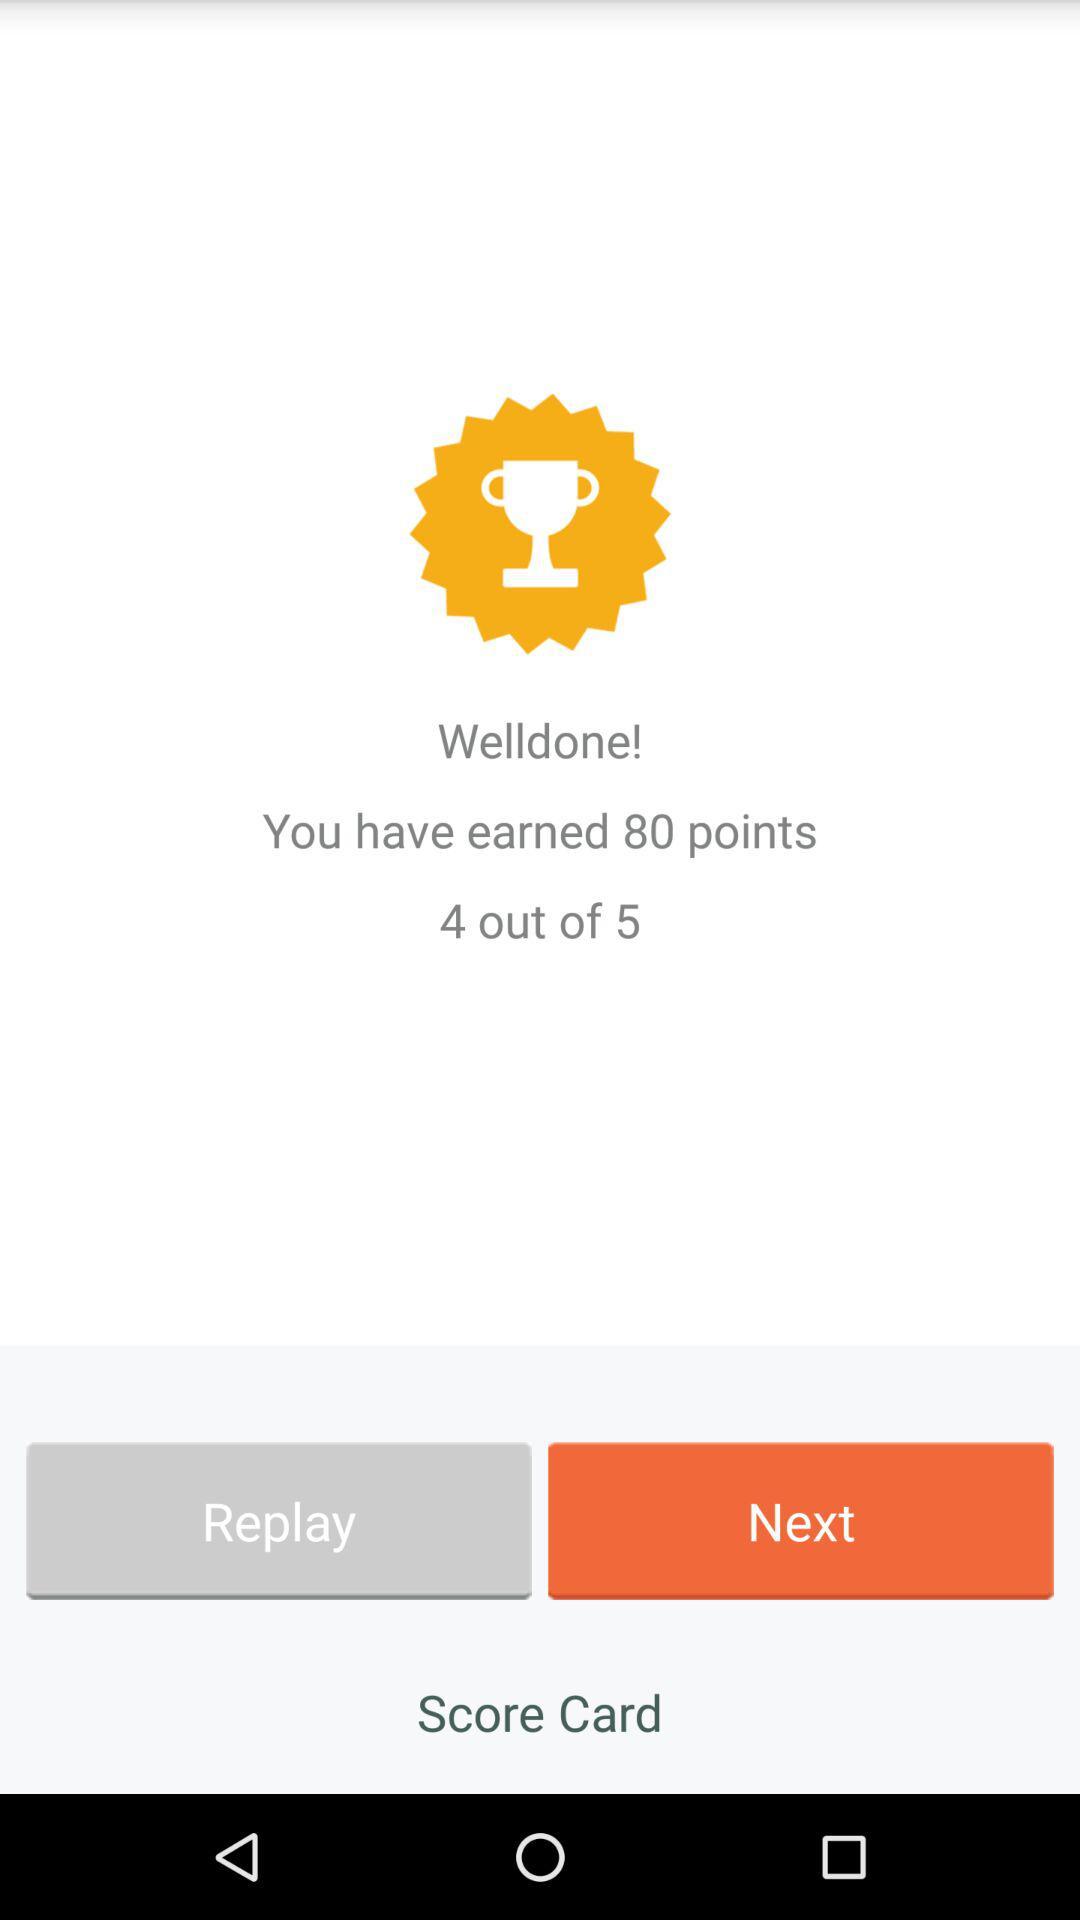  What do you see at coordinates (800, 1520) in the screenshot?
I see `the item to the right of replay item` at bounding box center [800, 1520].